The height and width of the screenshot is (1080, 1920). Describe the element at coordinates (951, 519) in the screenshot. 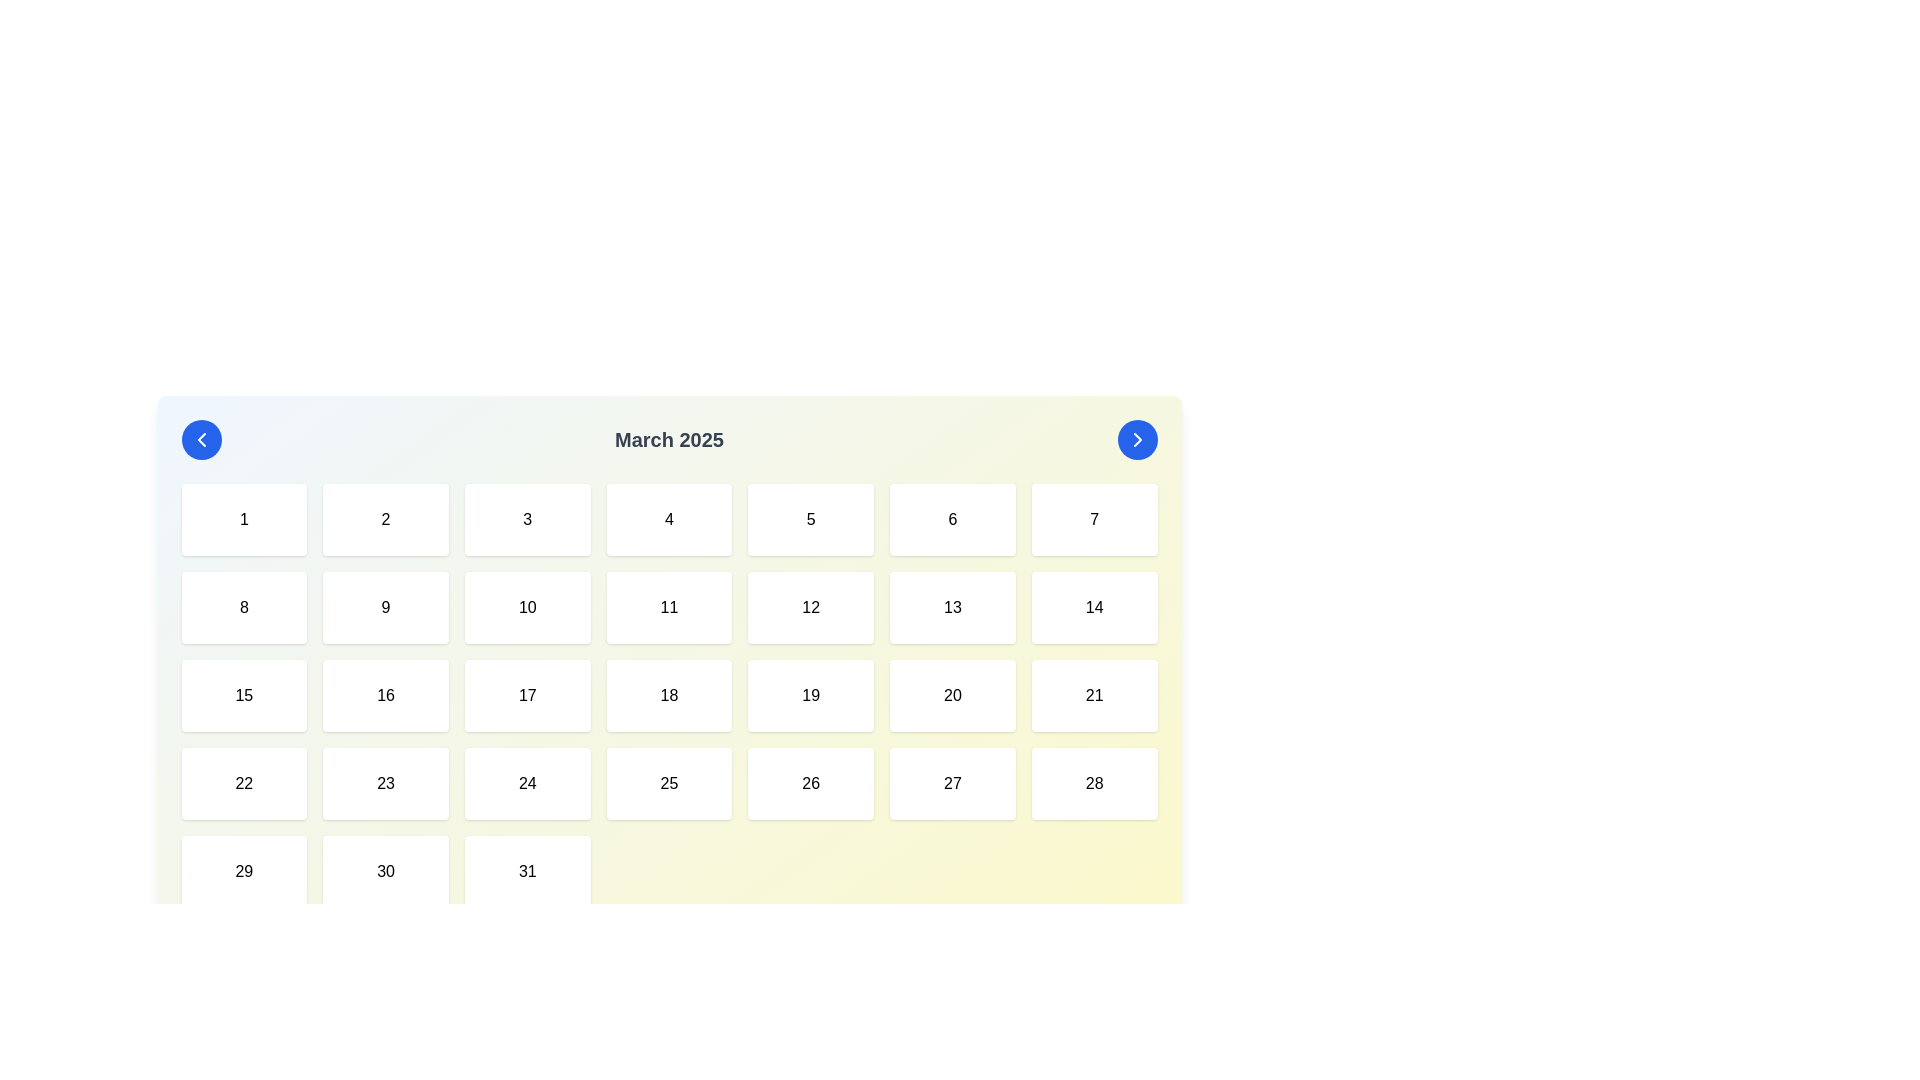

I see `the clickable calendar day block displaying the number '6', which is a square-shaped block with a white background and rounded corners, positioned in the first row of the grid layout for March 2025` at that location.